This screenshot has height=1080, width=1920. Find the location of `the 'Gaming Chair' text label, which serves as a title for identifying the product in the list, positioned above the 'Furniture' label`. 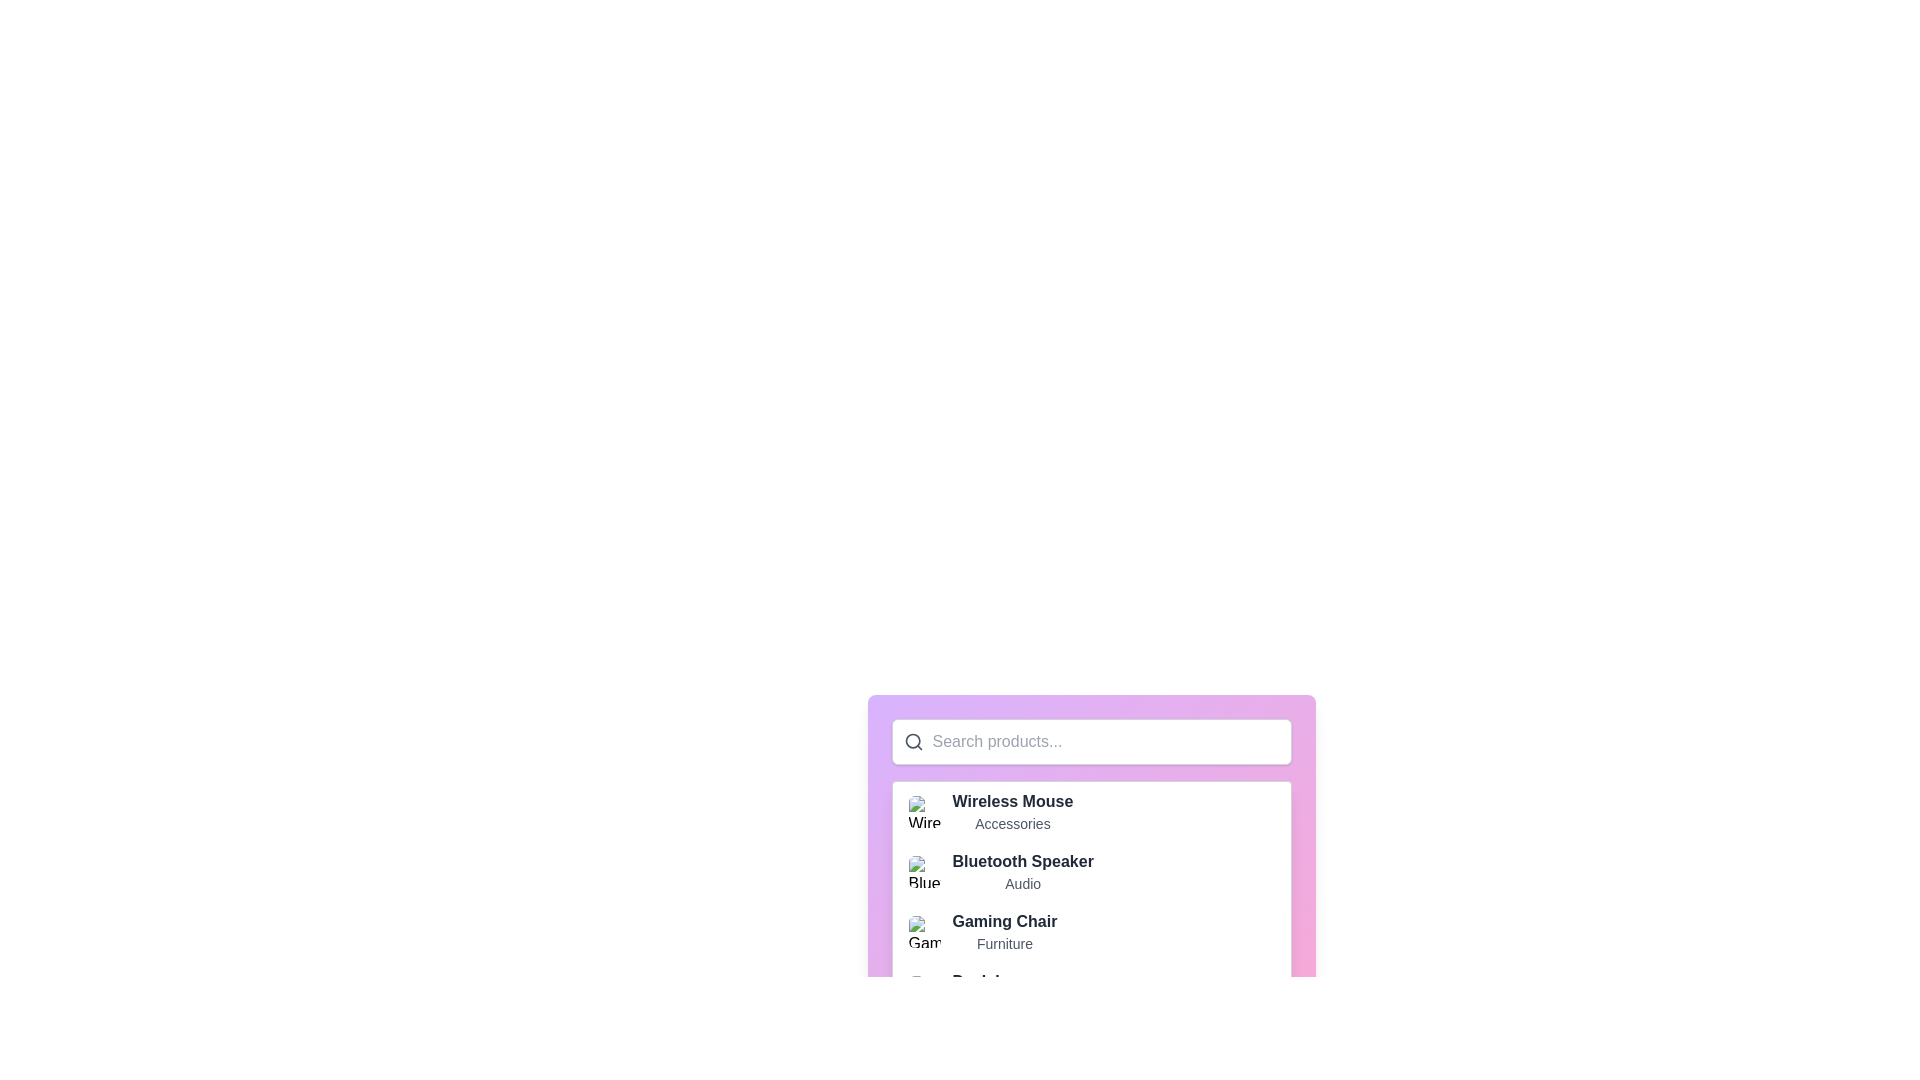

the 'Gaming Chair' text label, which serves as a title for identifying the product in the list, positioned above the 'Furniture' label is located at coordinates (1004, 921).